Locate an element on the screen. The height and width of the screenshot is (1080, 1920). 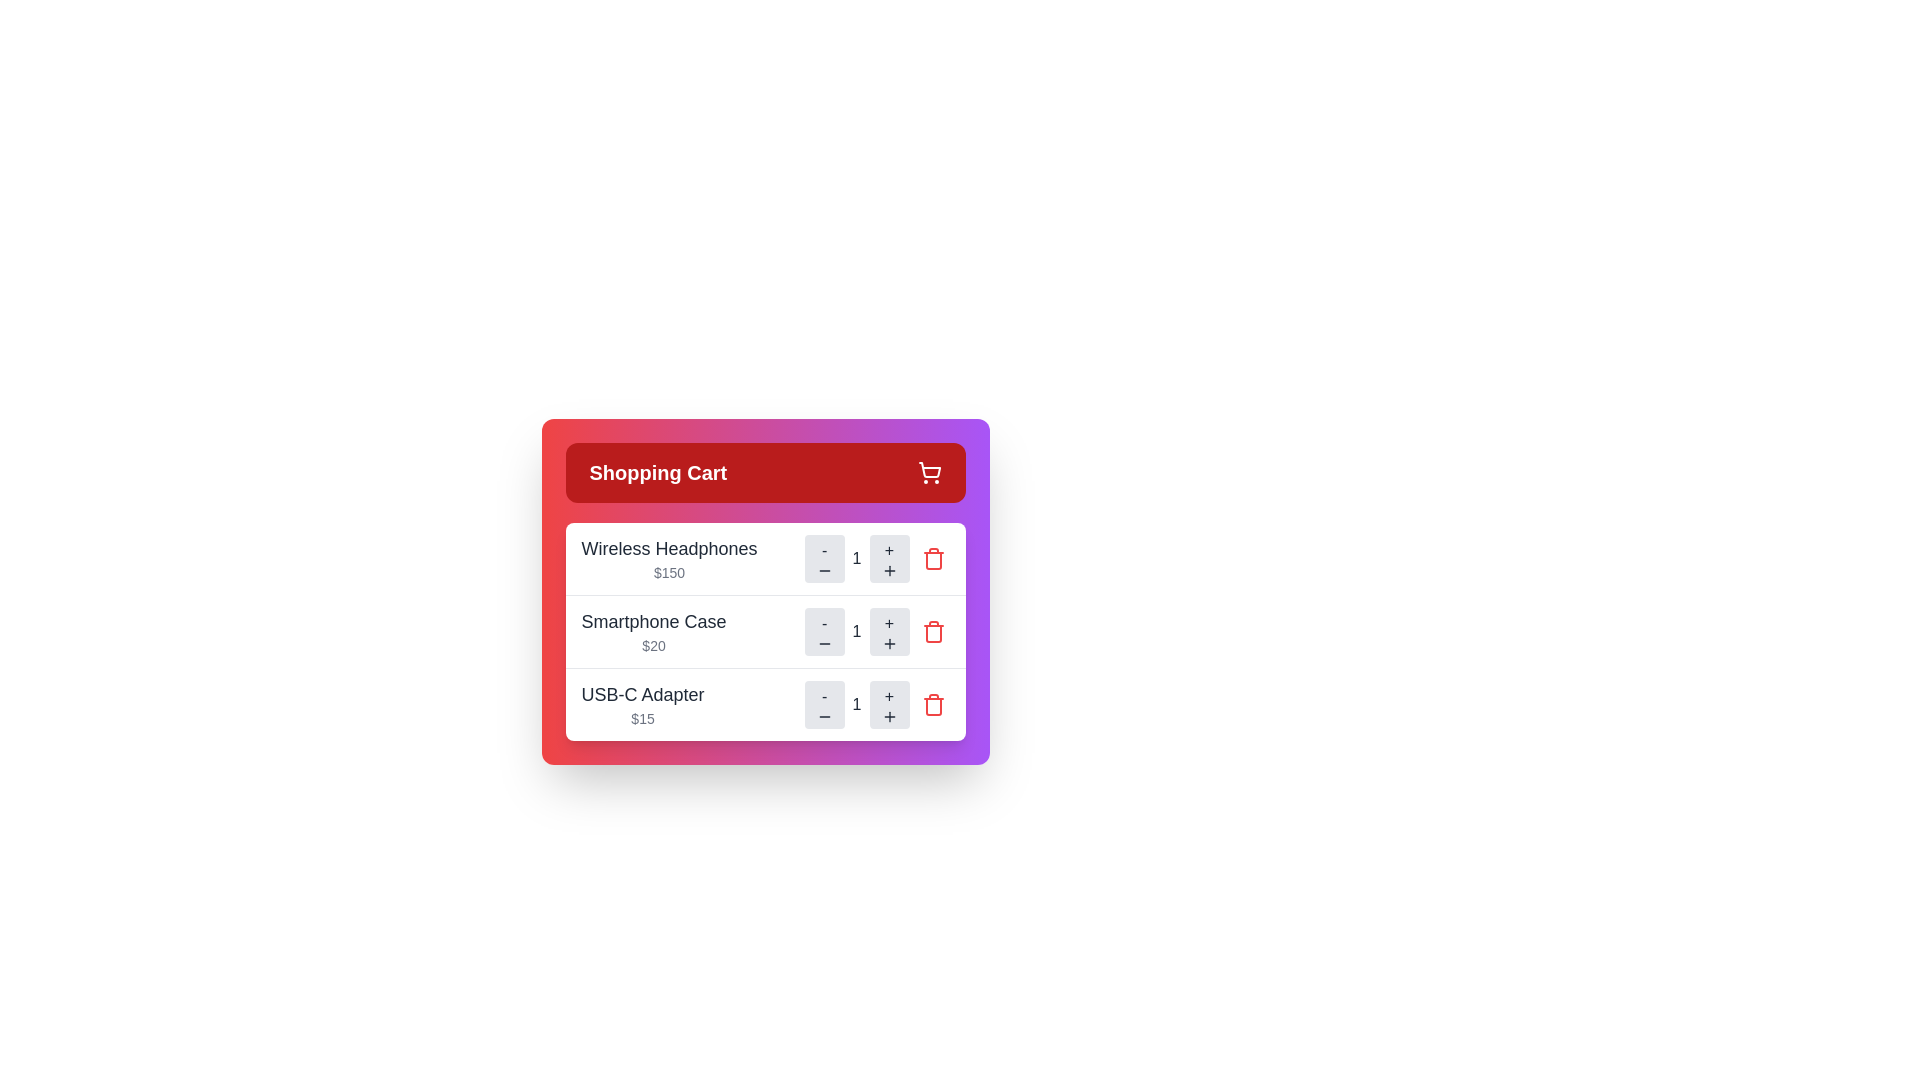
'+' button next to the item specified by Wireless Headphones is located at coordinates (888, 559).